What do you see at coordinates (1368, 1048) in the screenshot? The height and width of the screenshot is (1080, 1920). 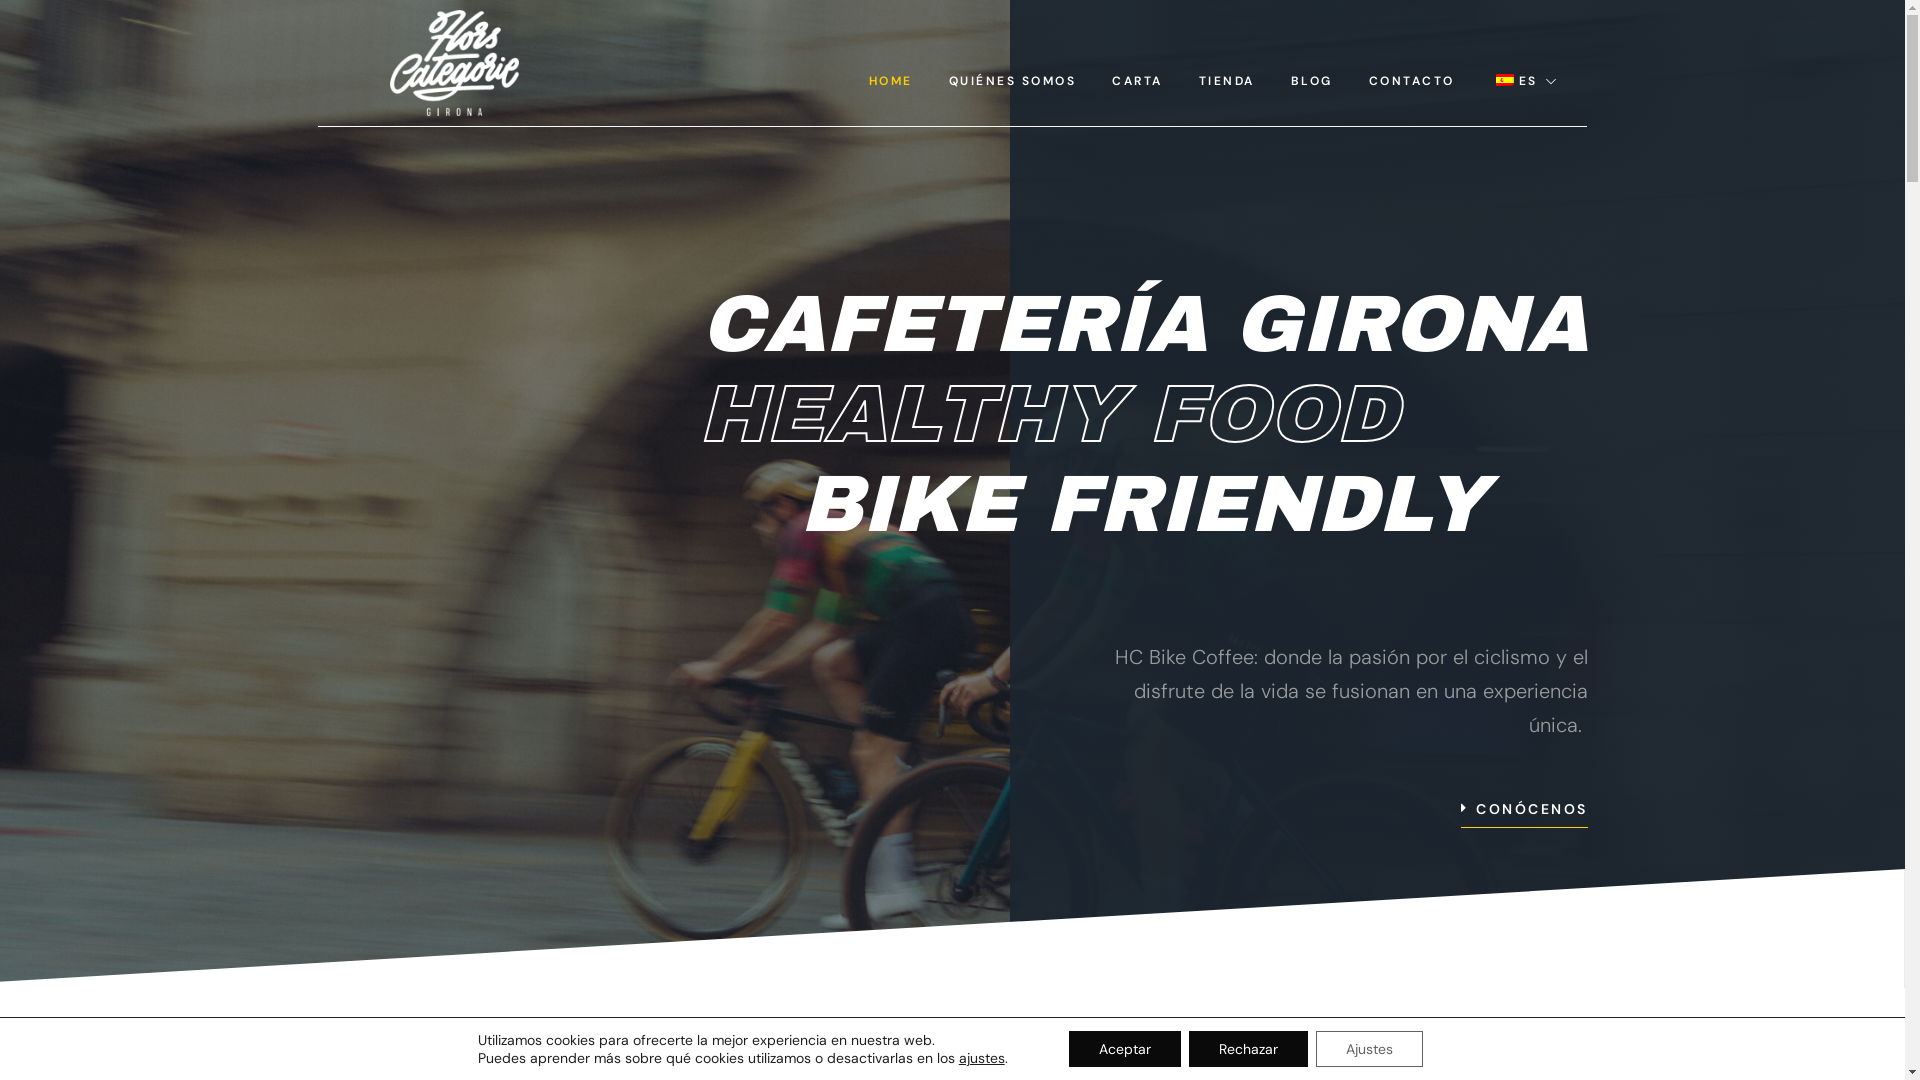 I see `'Ajustes'` at bounding box center [1368, 1048].